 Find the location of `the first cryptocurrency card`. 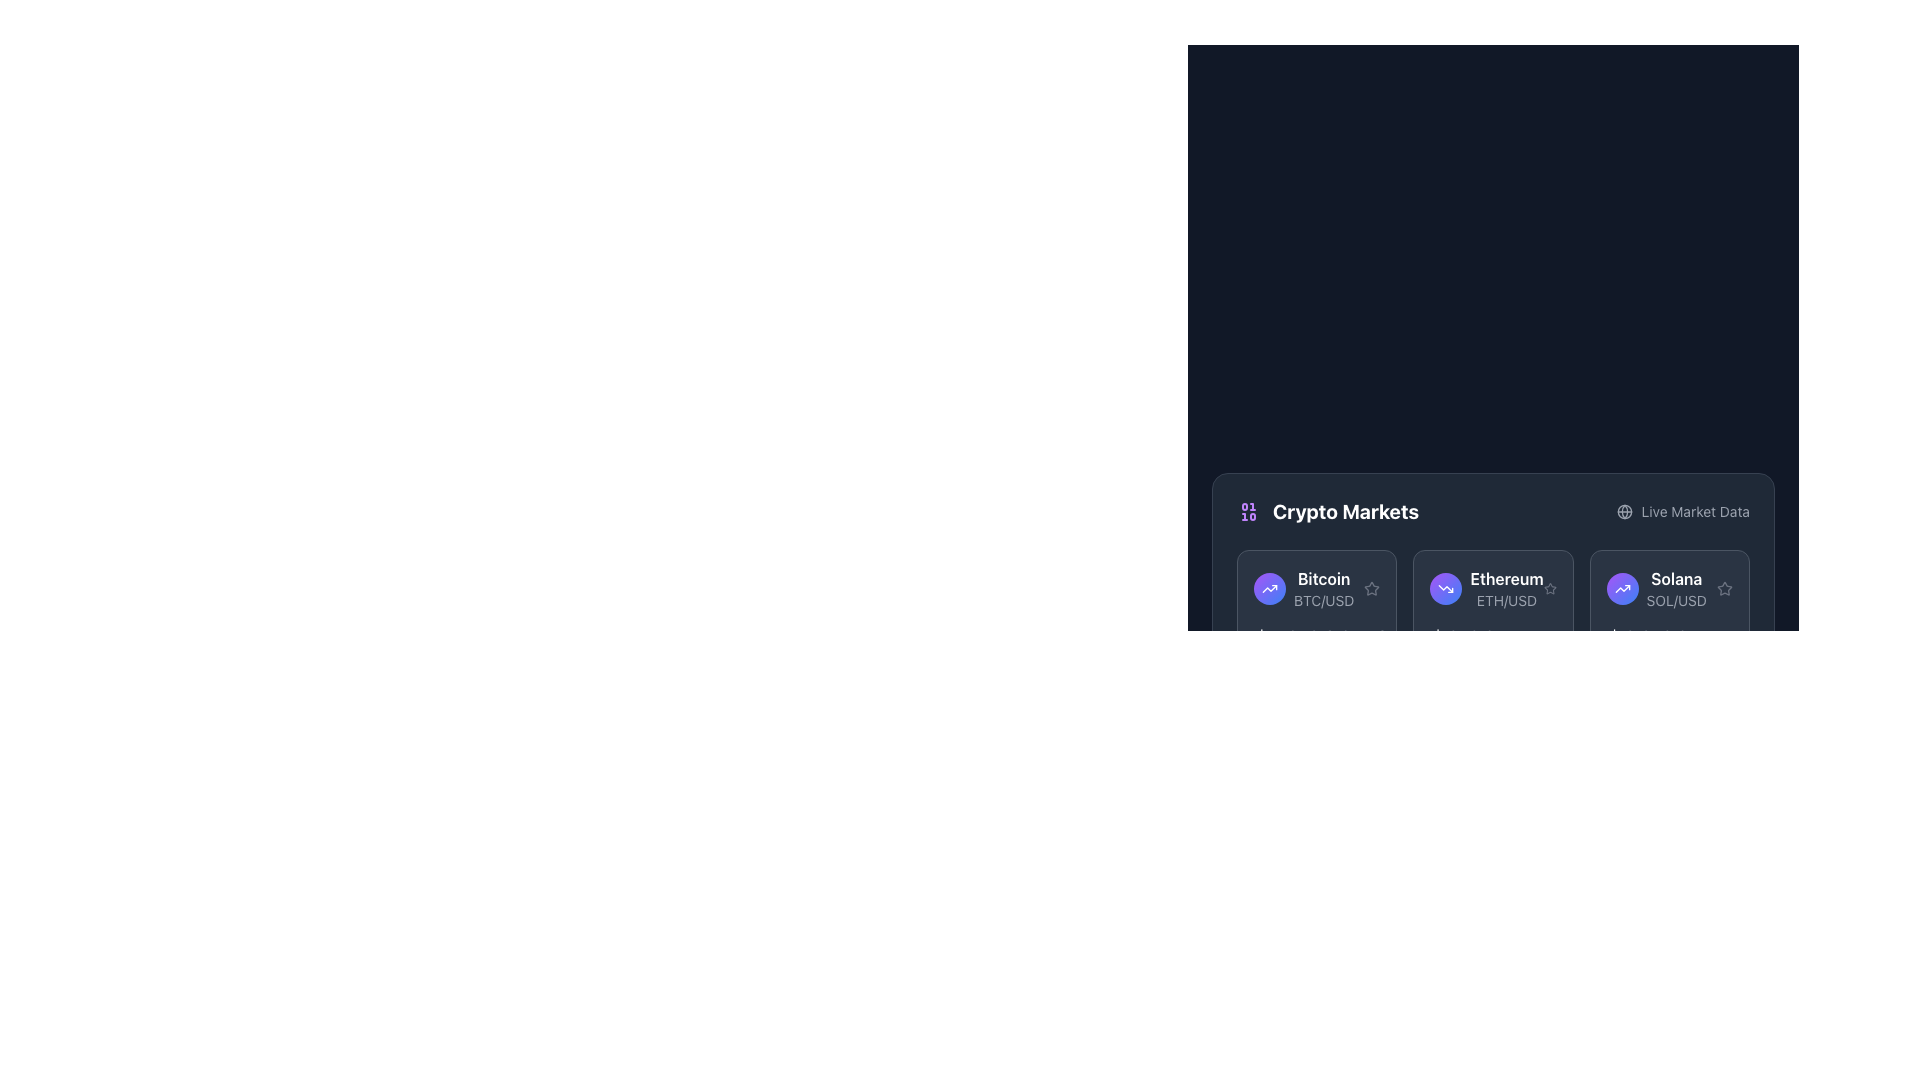

the first cryptocurrency card is located at coordinates (1304, 588).